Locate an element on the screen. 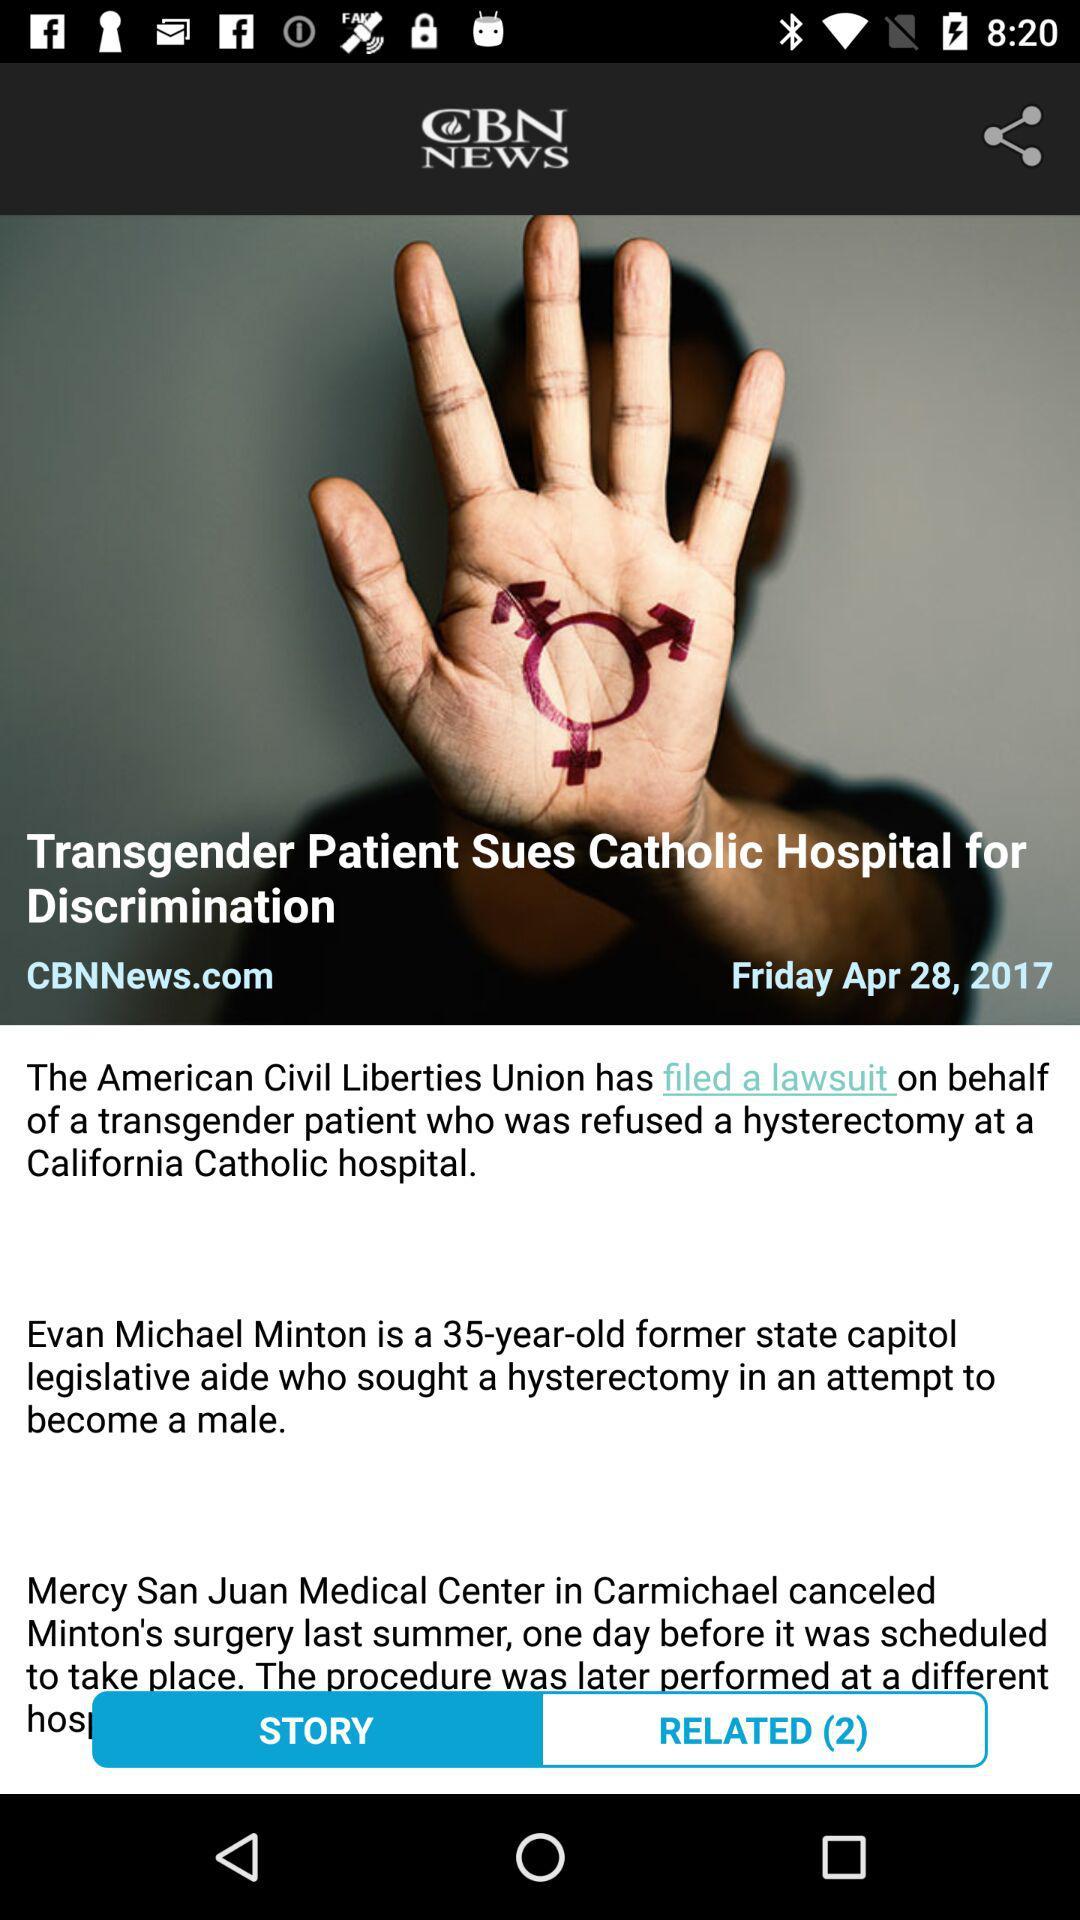  the american civil is located at coordinates (540, 1408).